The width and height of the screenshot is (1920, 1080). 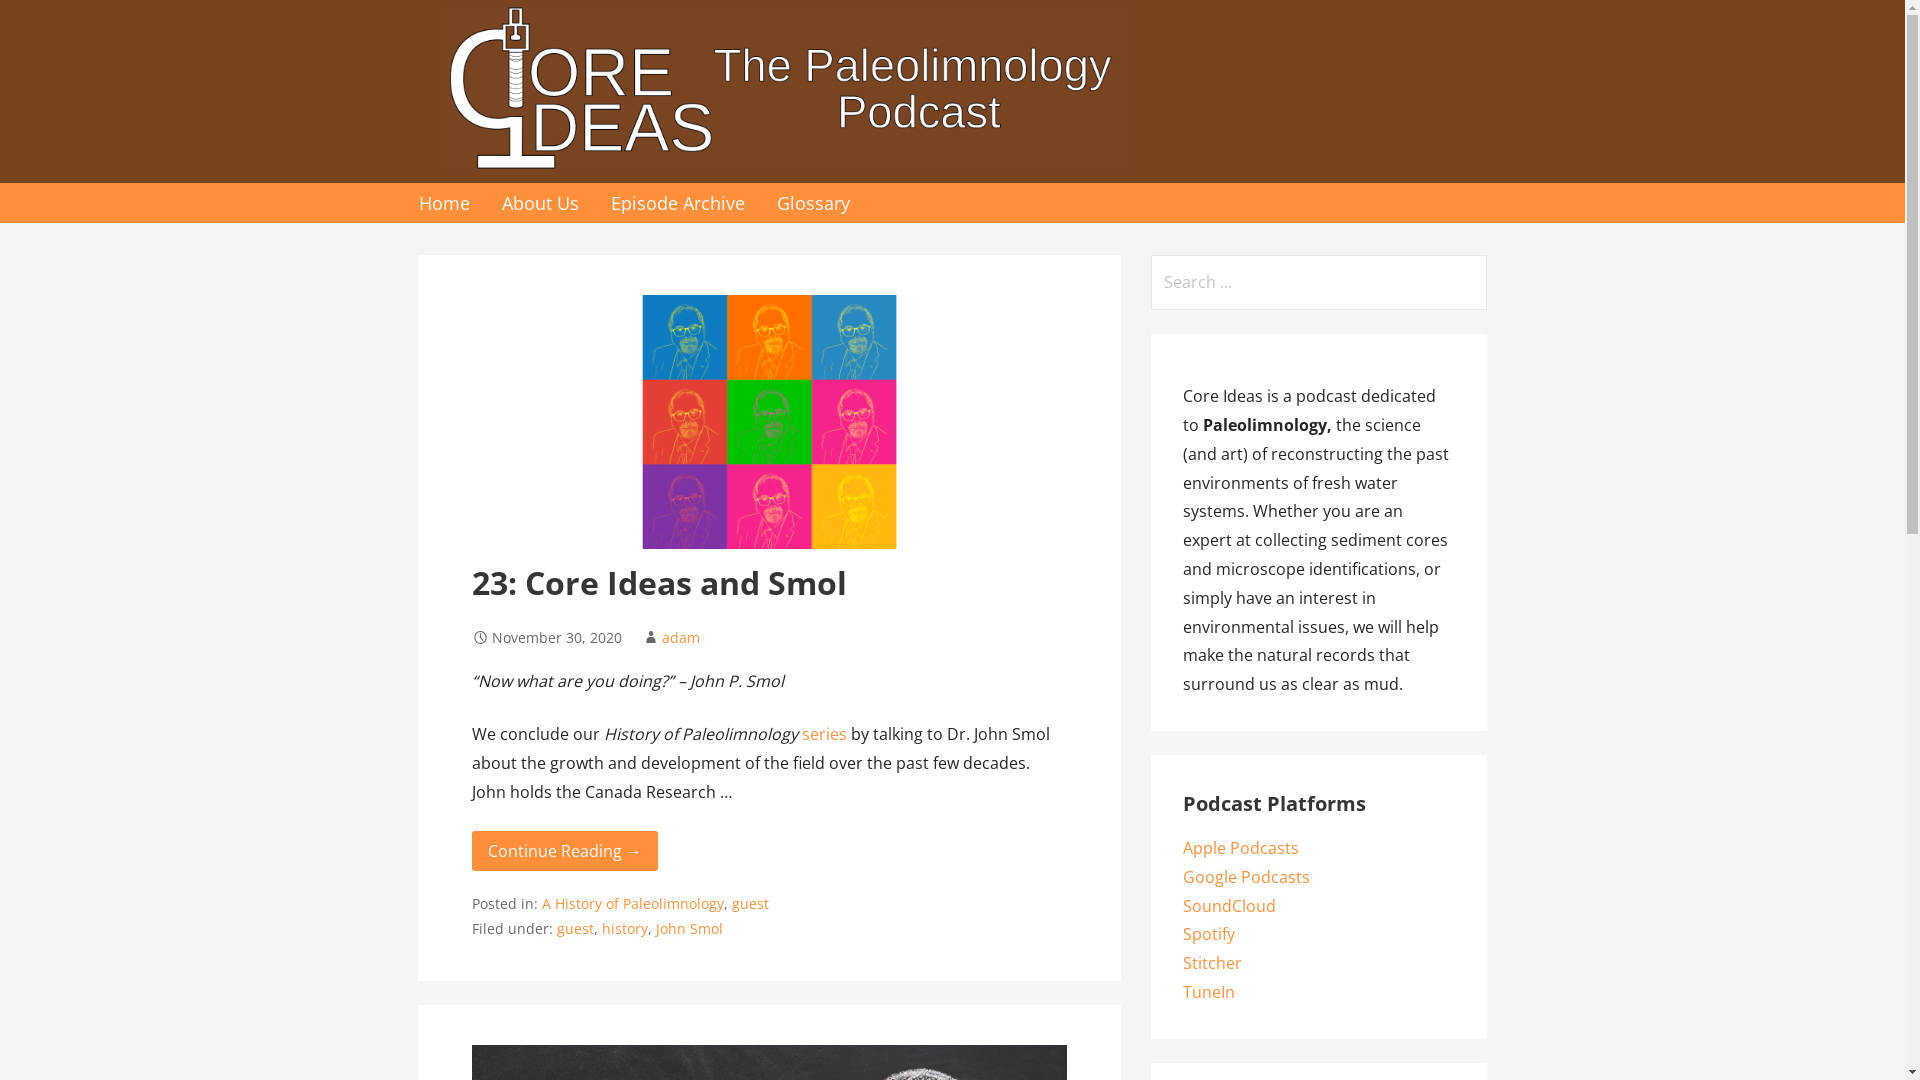 What do you see at coordinates (1182, 906) in the screenshot?
I see `'SoundCloud'` at bounding box center [1182, 906].